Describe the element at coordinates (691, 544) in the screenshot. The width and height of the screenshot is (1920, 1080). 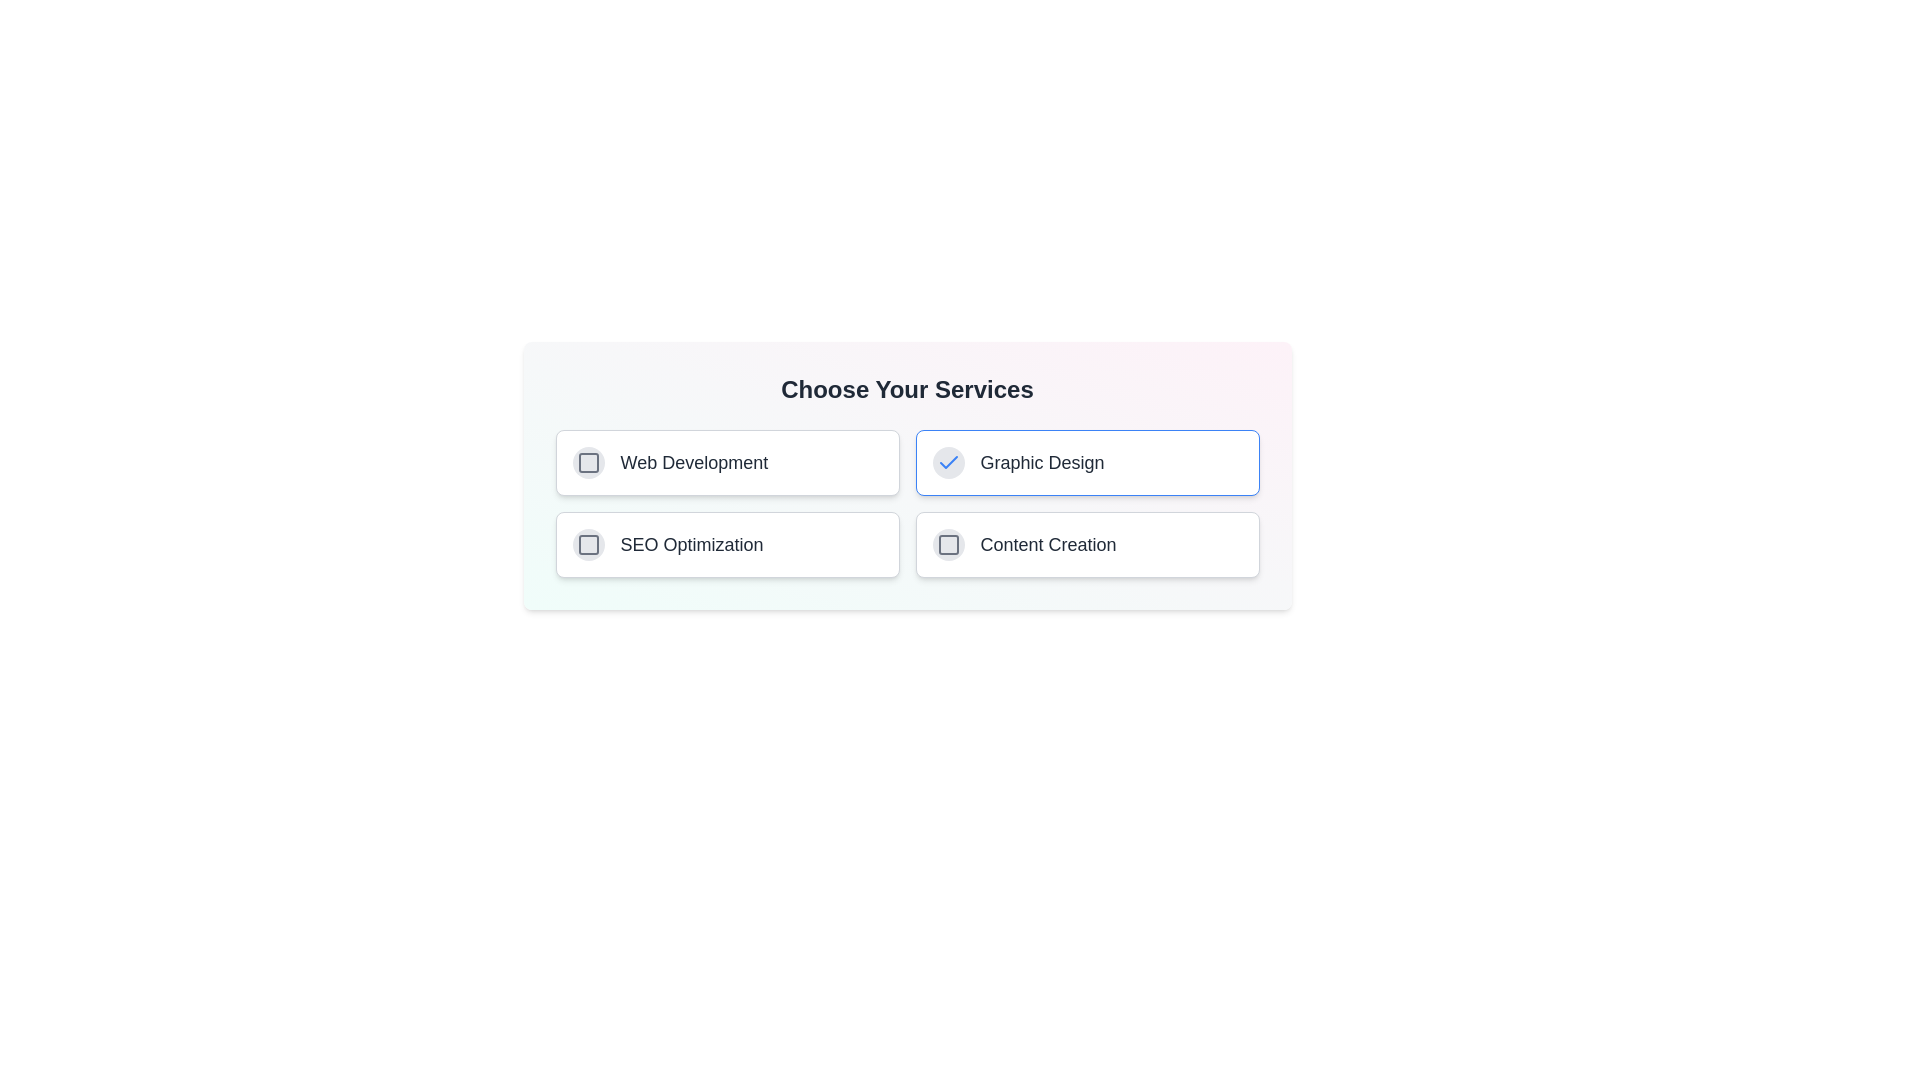
I see `the service labeled SEO Optimization` at that location.